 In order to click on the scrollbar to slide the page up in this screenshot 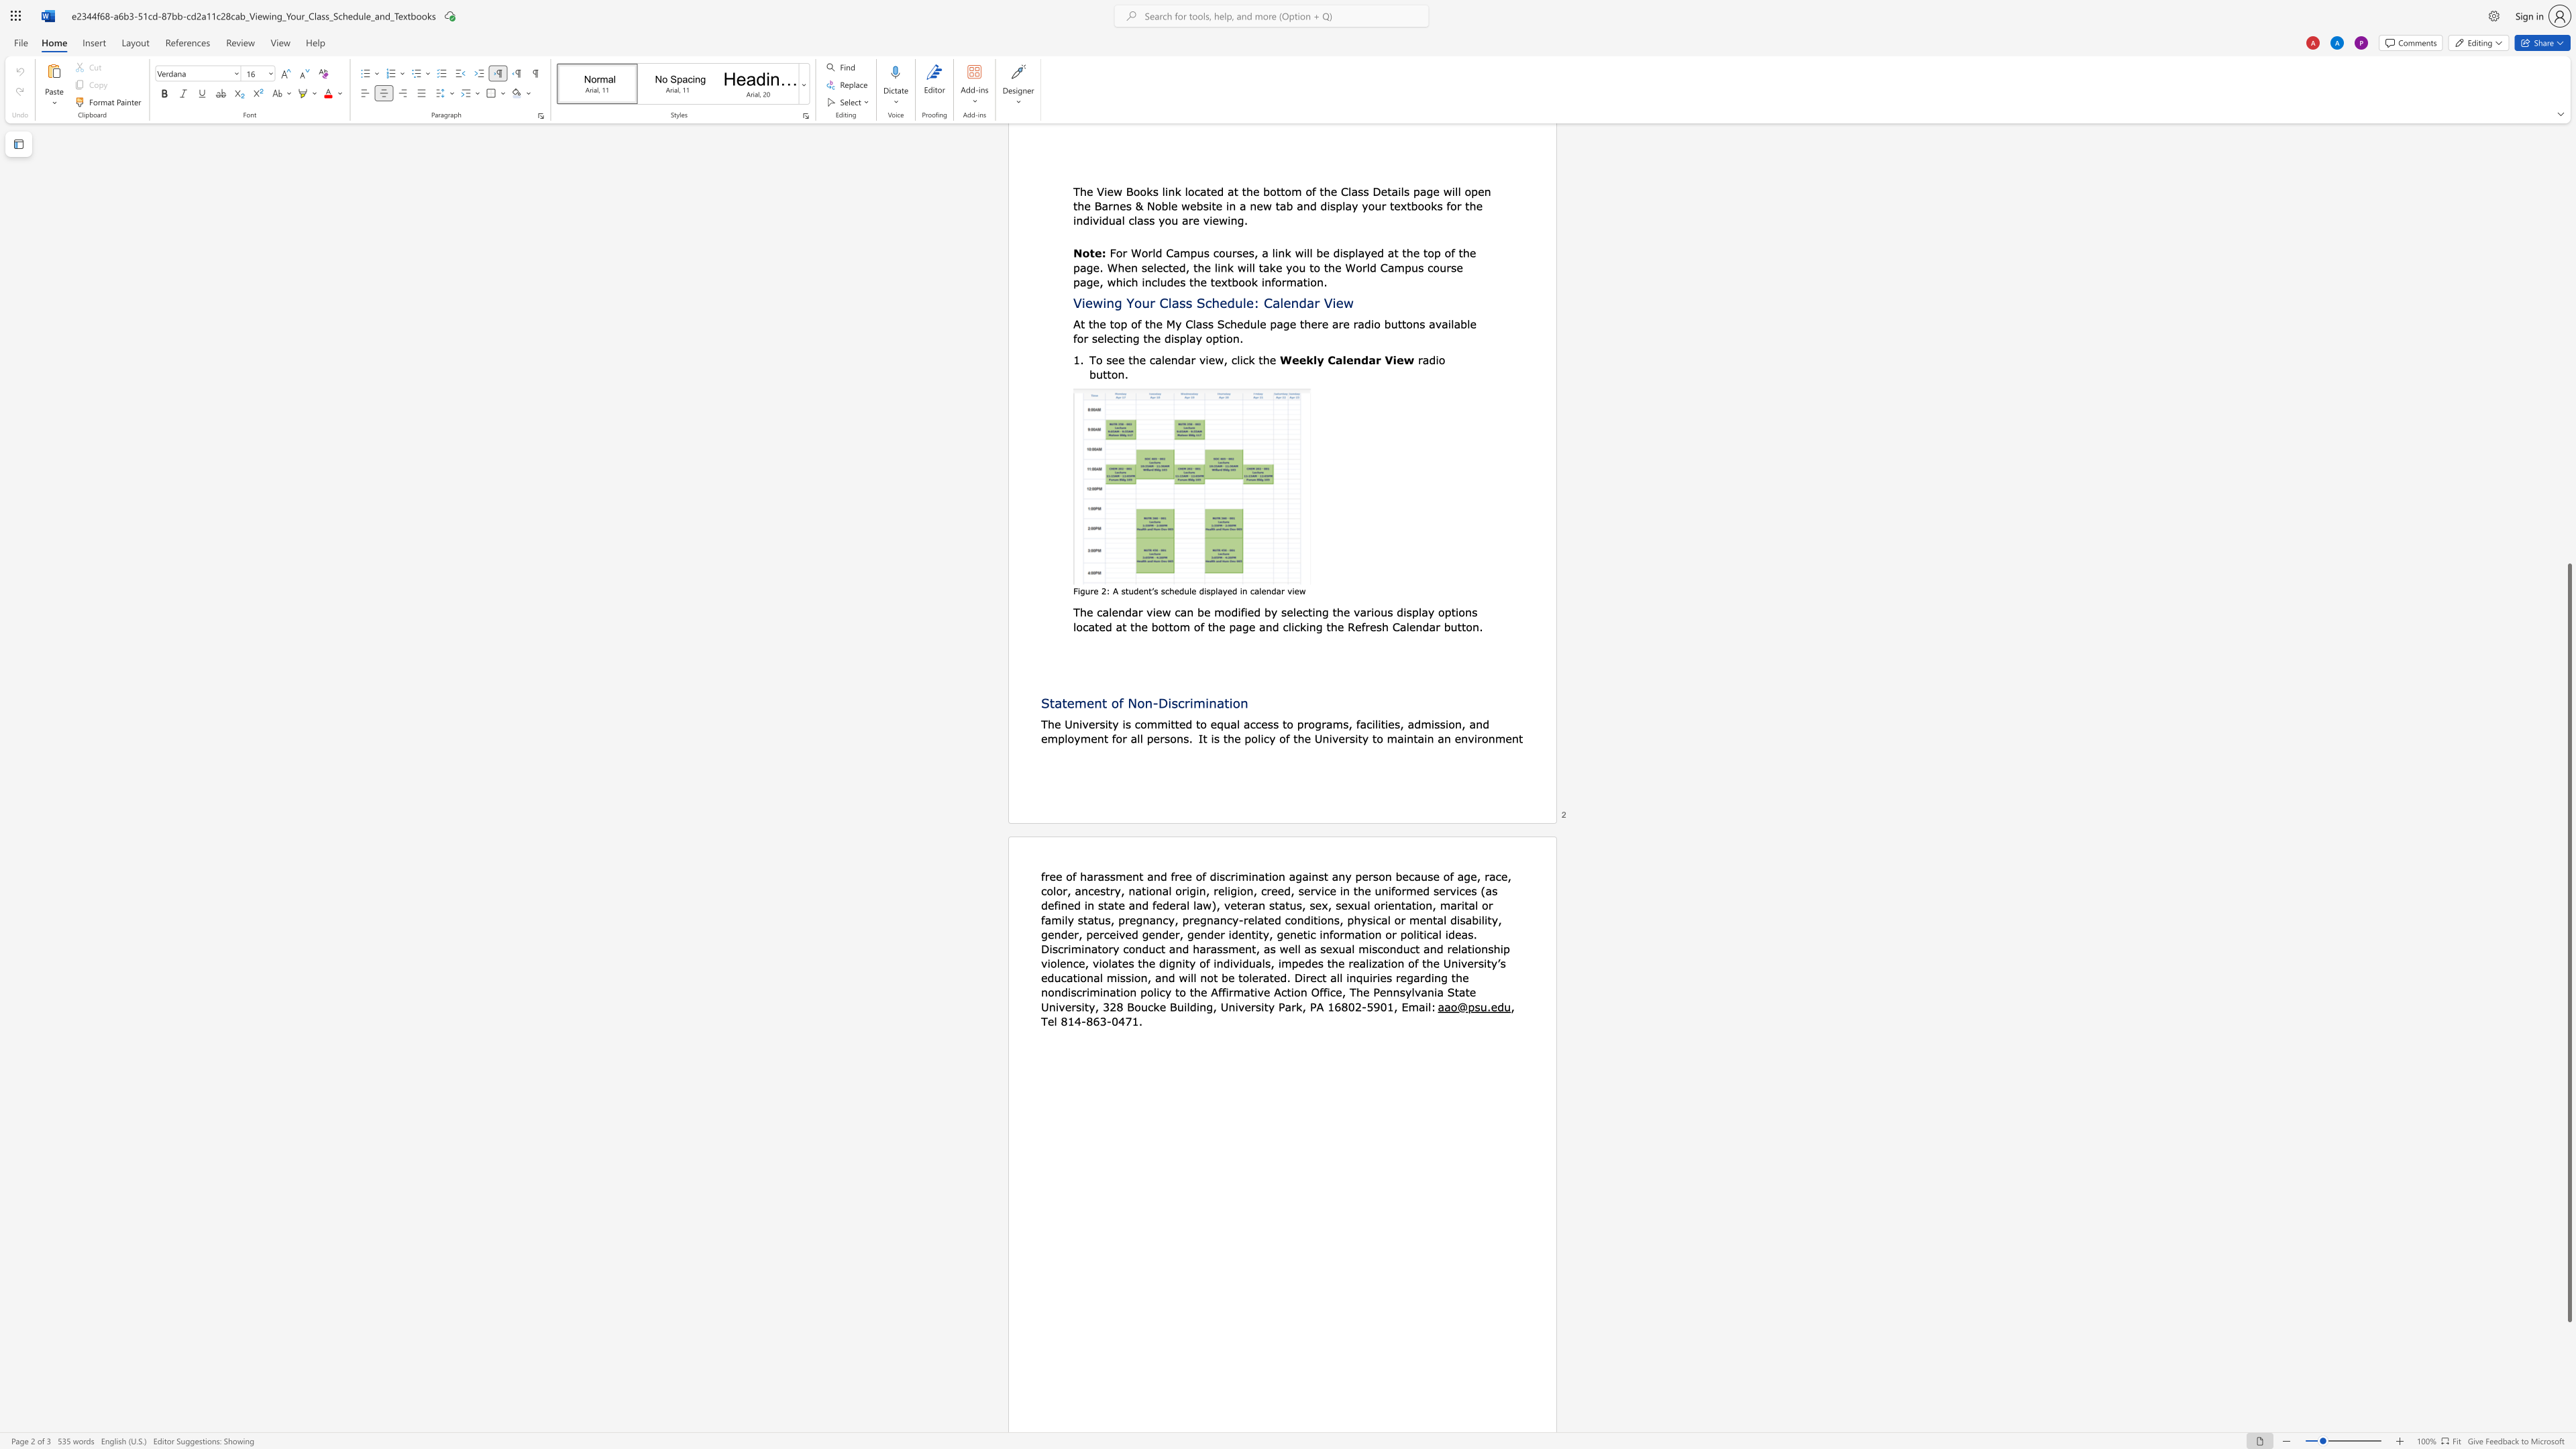, I will do `click(2568, 388)`.